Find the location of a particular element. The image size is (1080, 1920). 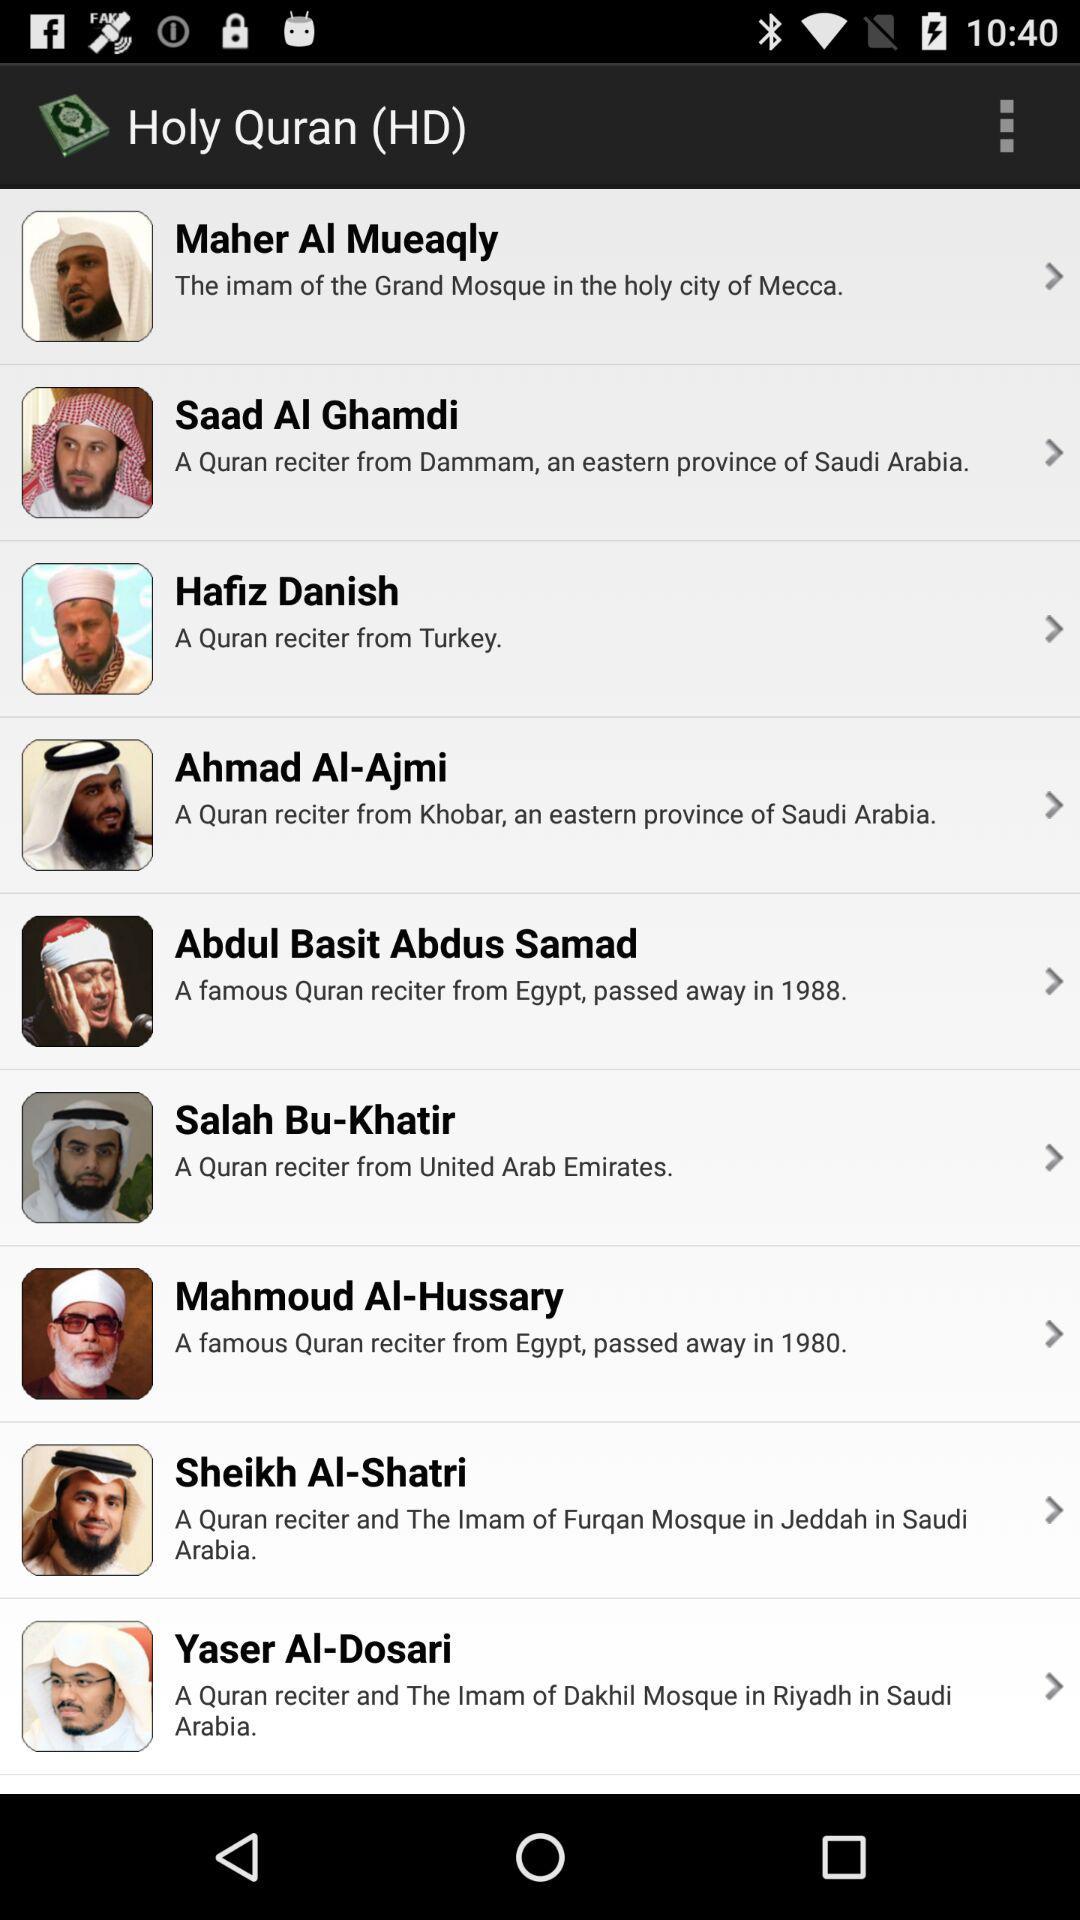

the app below a famous quran icon is located at coordinates (1051, 1510).